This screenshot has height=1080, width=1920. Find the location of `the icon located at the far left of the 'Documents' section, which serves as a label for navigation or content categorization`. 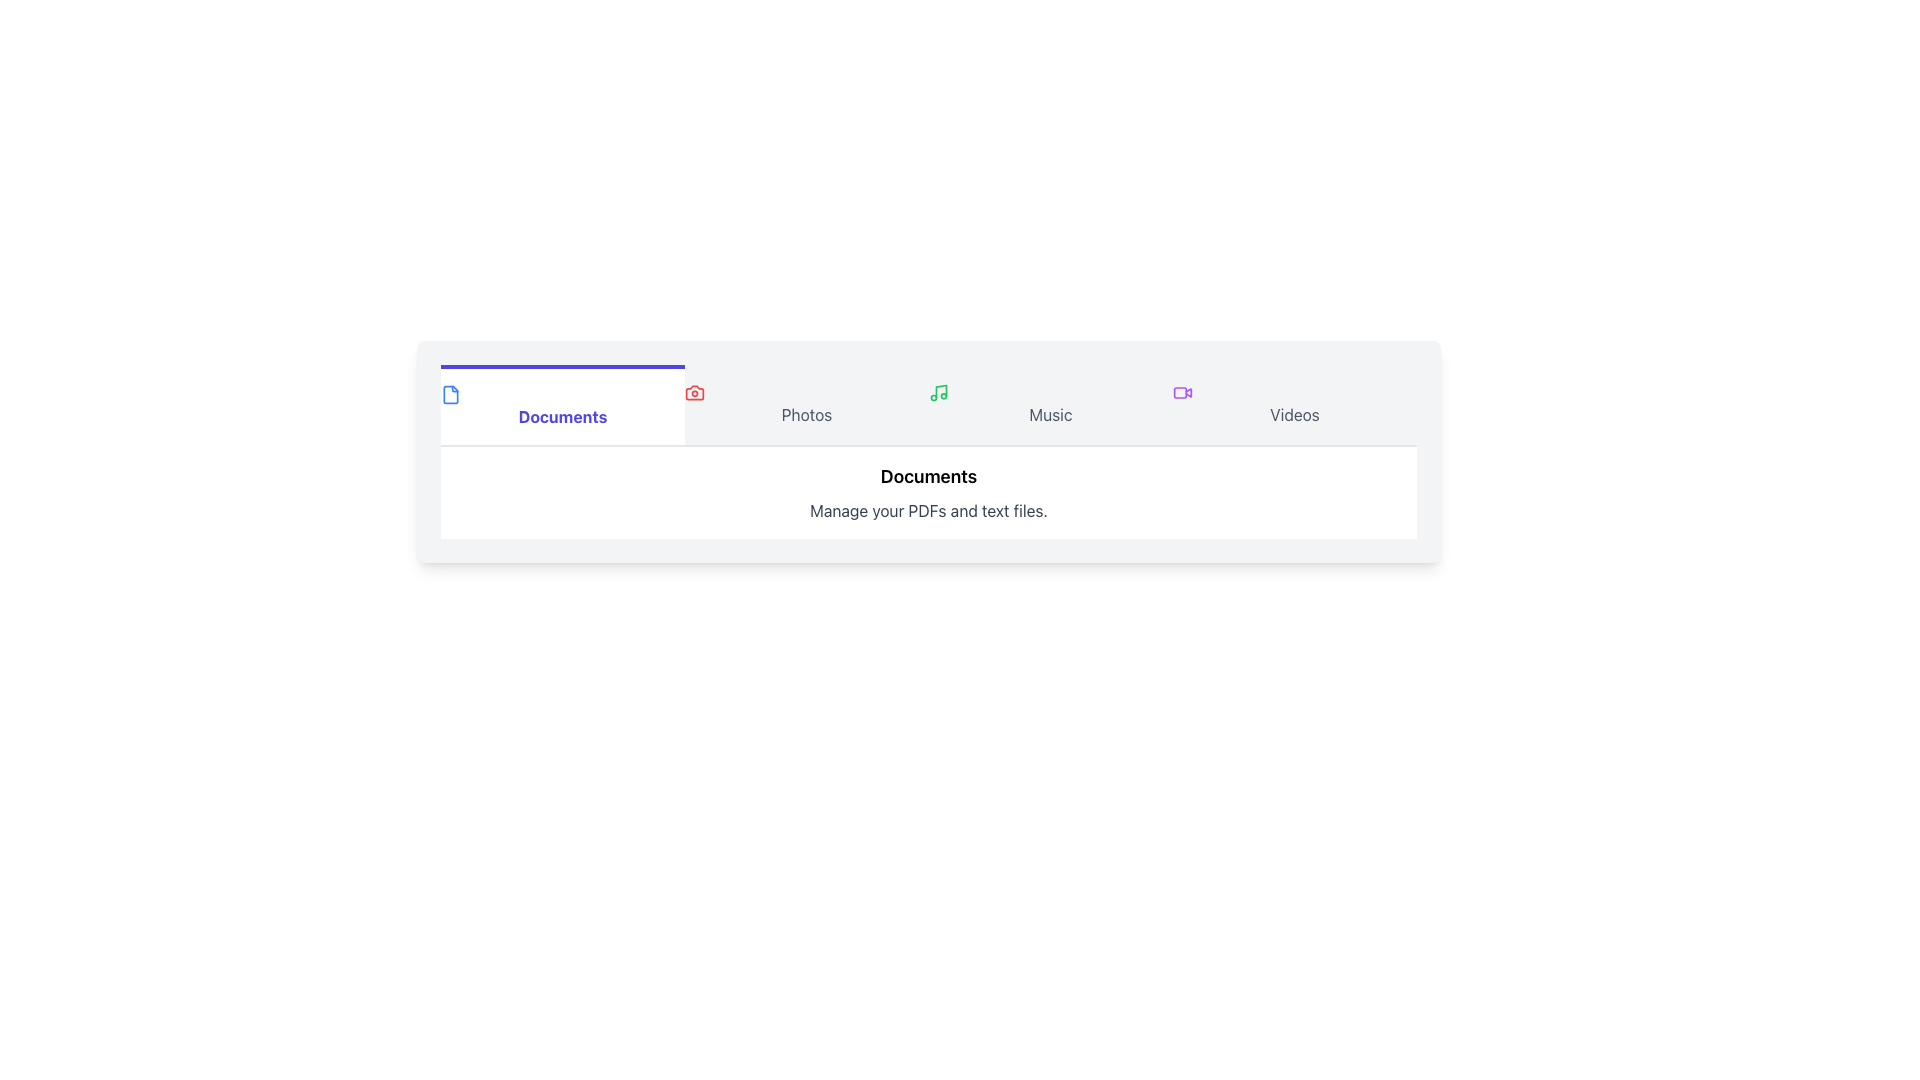

the icon located at the far left of the 'Documents' section, which serves as a label for navigation or content categorization is located at coordinates (450, 394).